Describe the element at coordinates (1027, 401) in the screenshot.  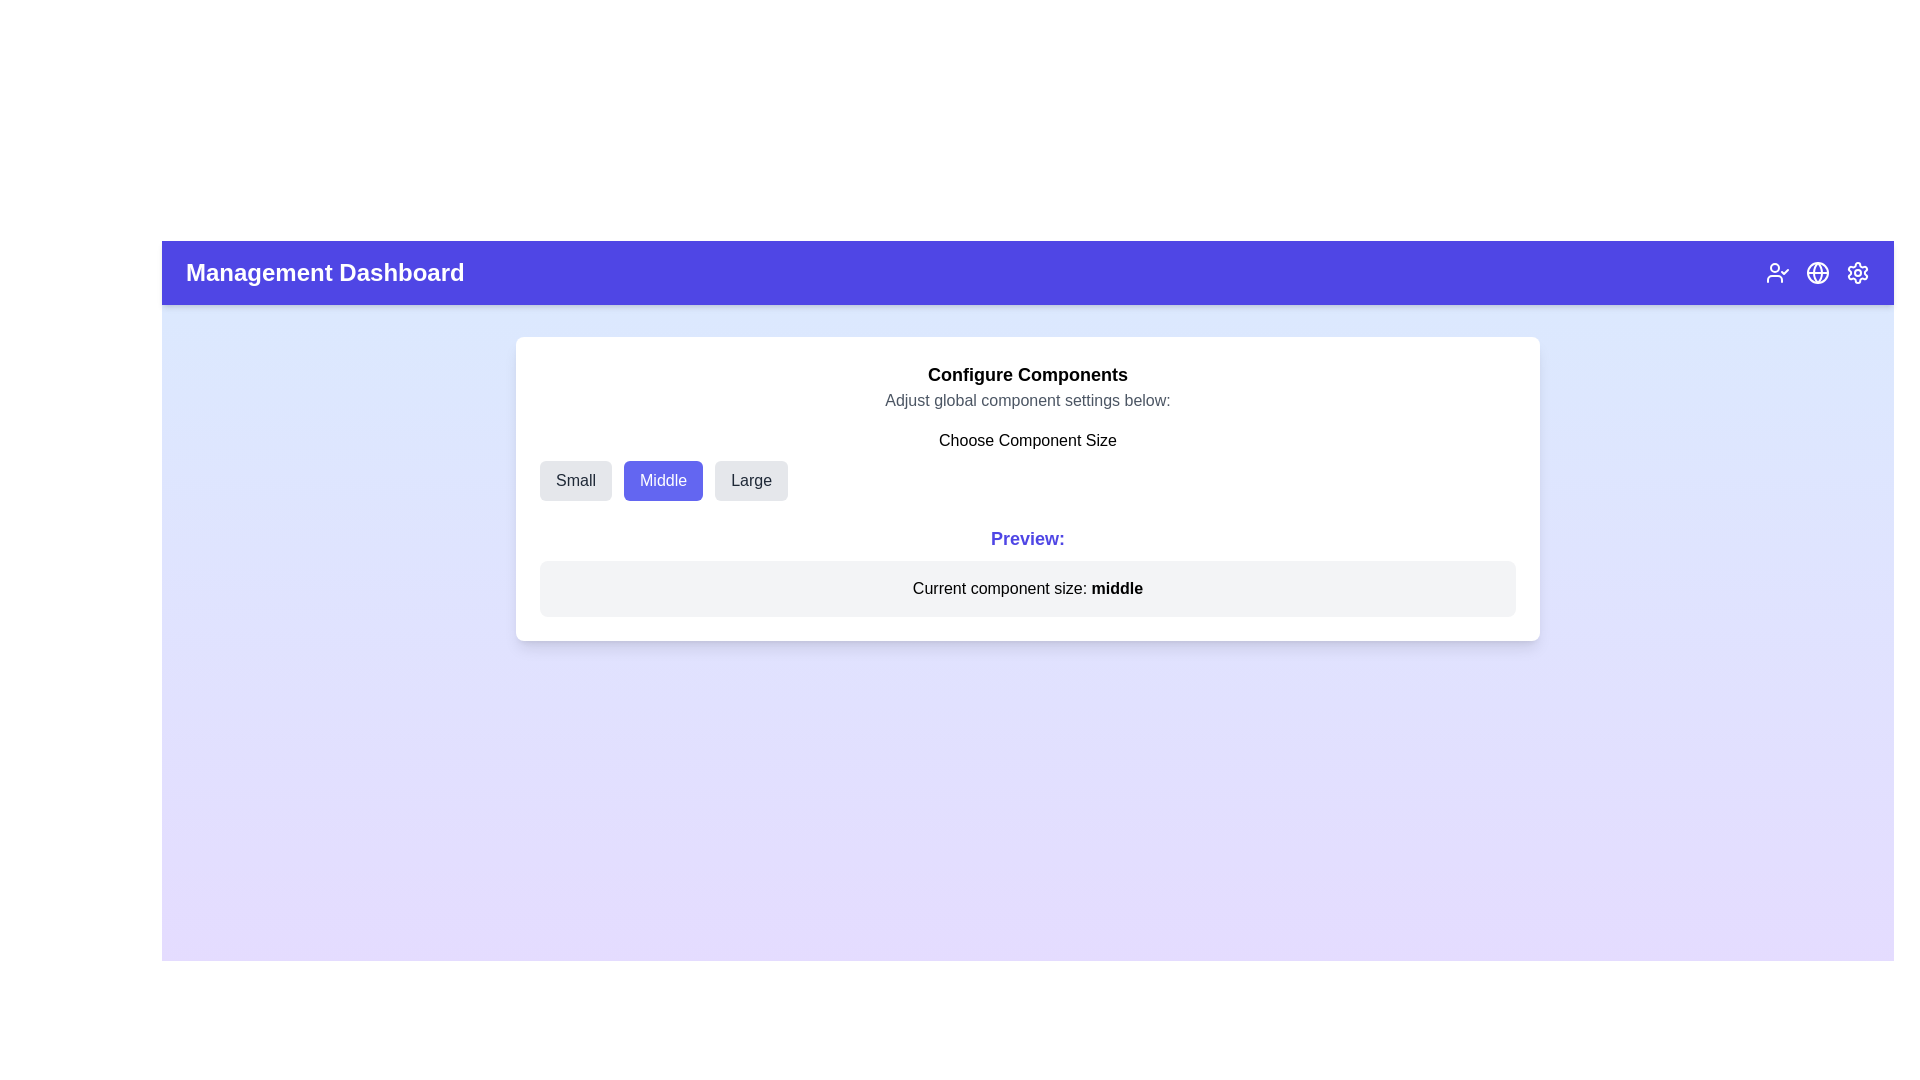
I see `the static text reading 'Adjust global component settings below:' which is styled in gray and located beneath the title 'Configure Components'` at that location.